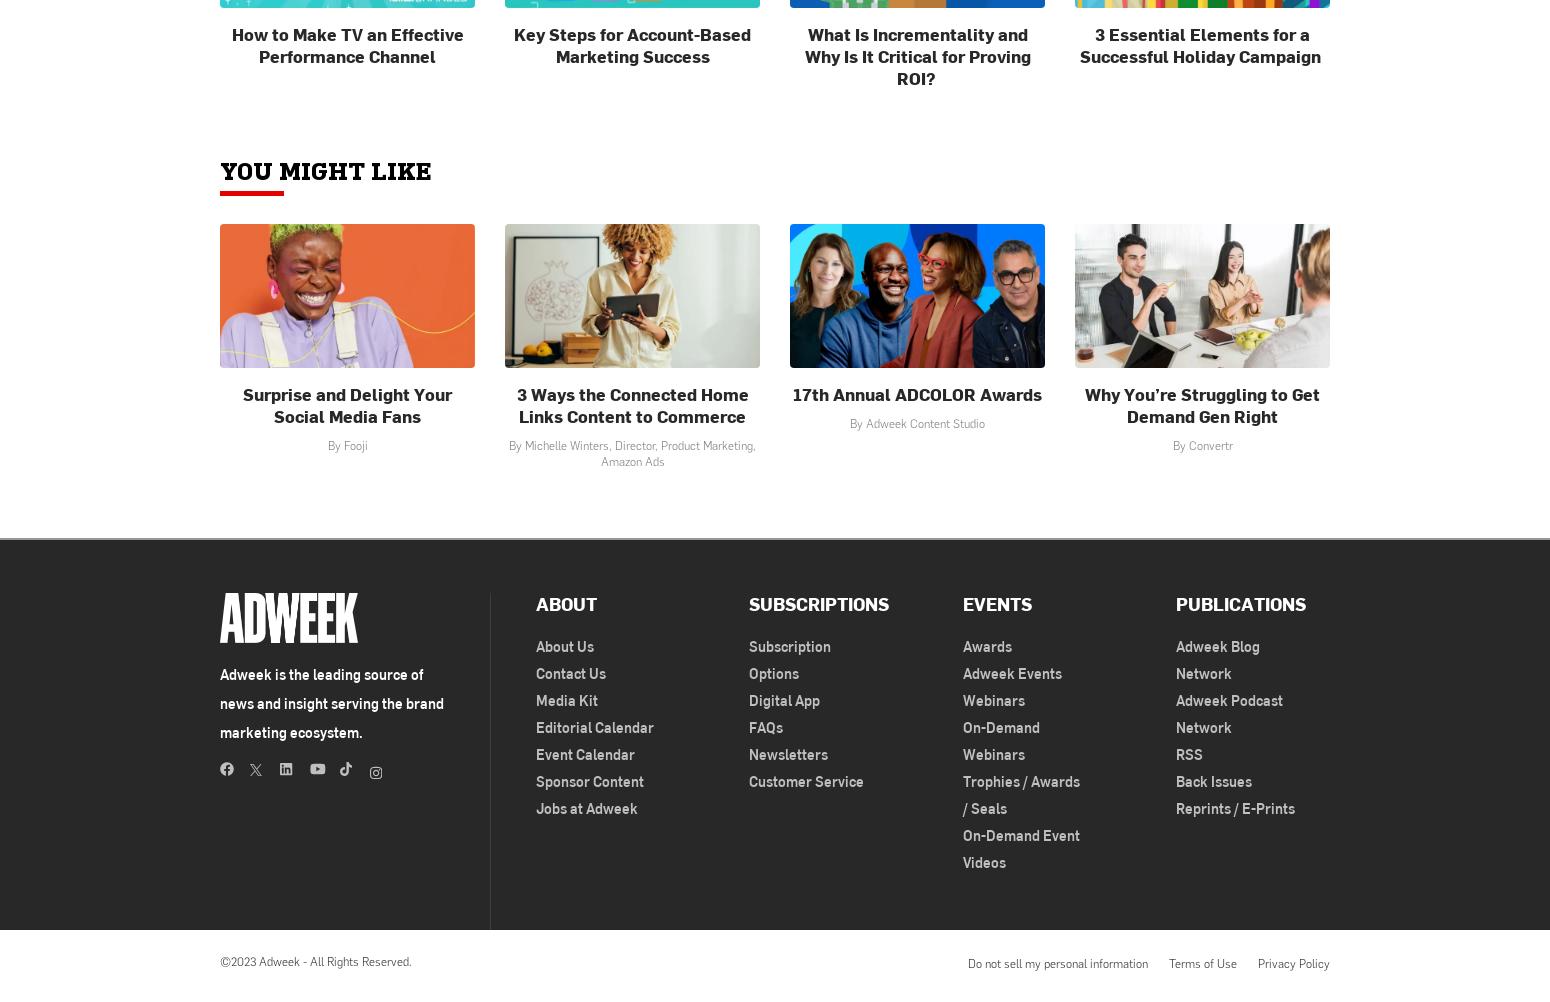 The width and height of the screenshot is (1550, 1002). What do you see at coordinates (816, 602) in the screenshot?
I see `'Subscriptions'` at bounding box center [816, 602].